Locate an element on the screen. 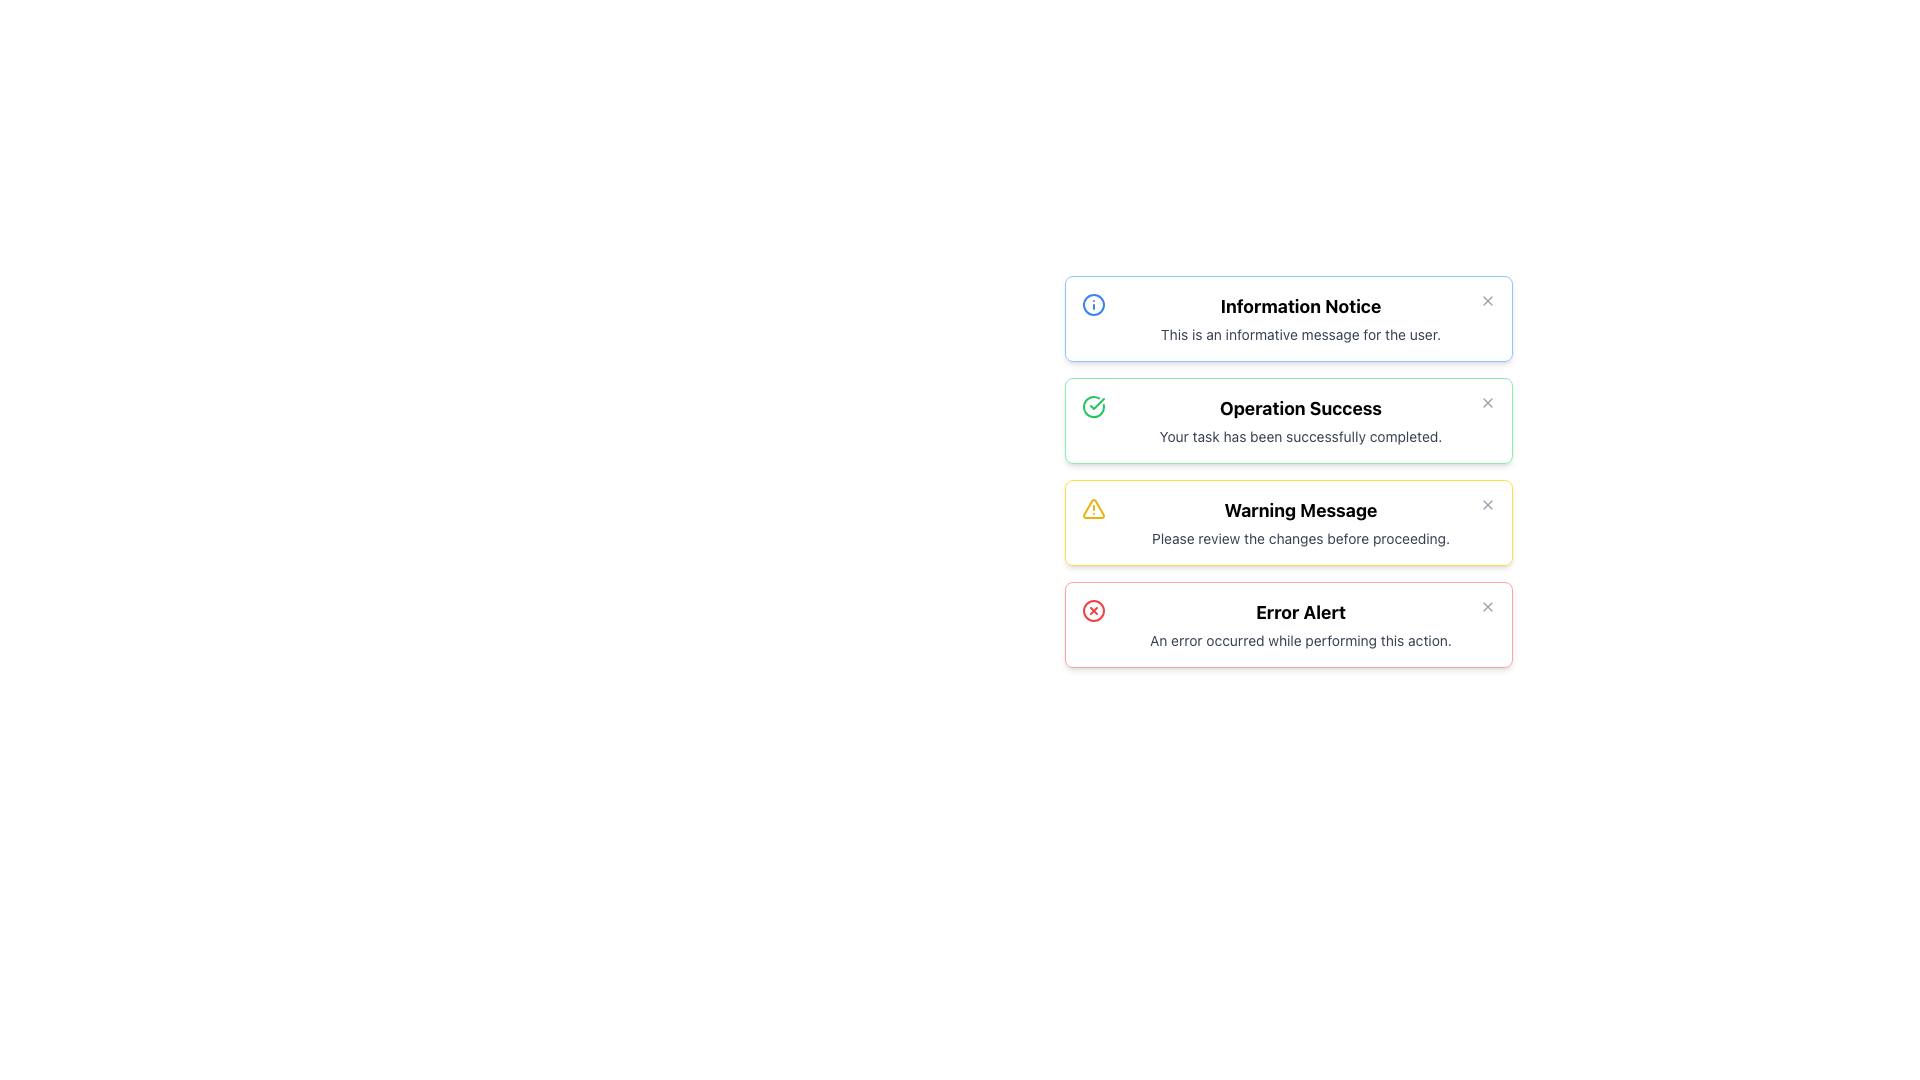 The width and height of the screenshot is (1920, 1080). the success icon located to the left of the text content in the 'Operation Success' notification card is located at coordinates (1093, 406).